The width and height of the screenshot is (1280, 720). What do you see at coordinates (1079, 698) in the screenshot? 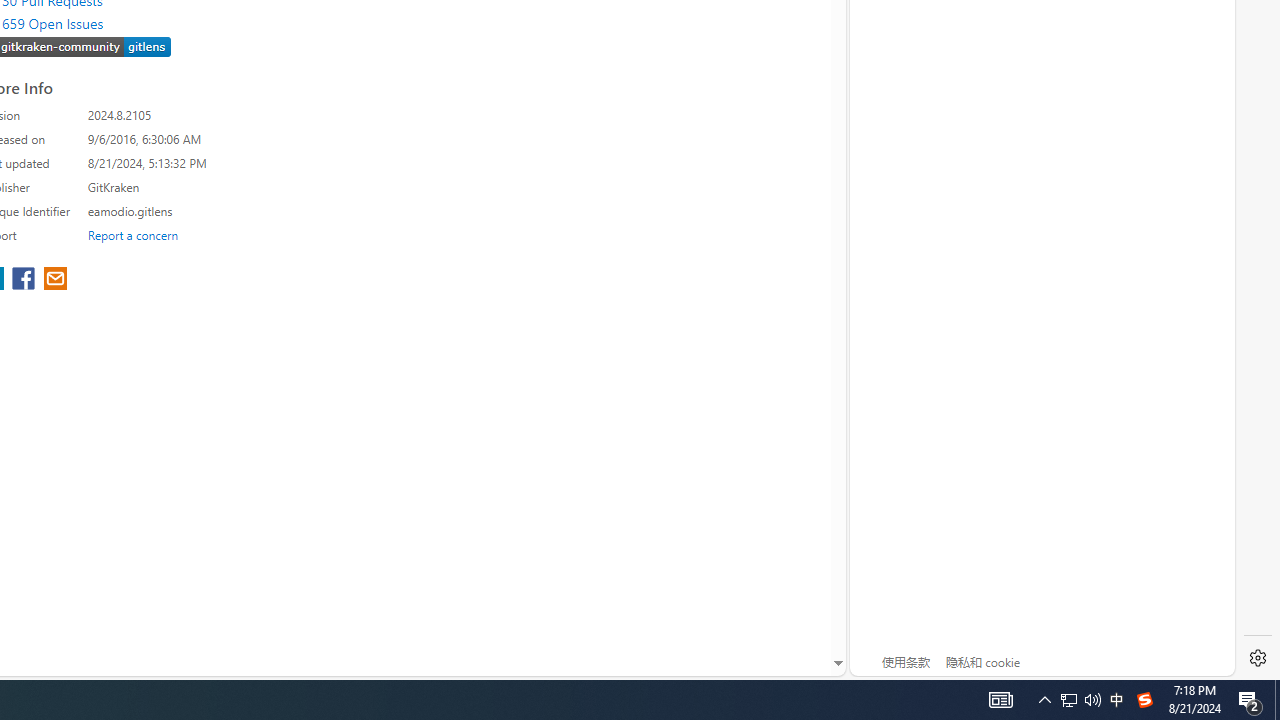
I see `'Q2790: 100%'` at bounding box center [1079, 698].